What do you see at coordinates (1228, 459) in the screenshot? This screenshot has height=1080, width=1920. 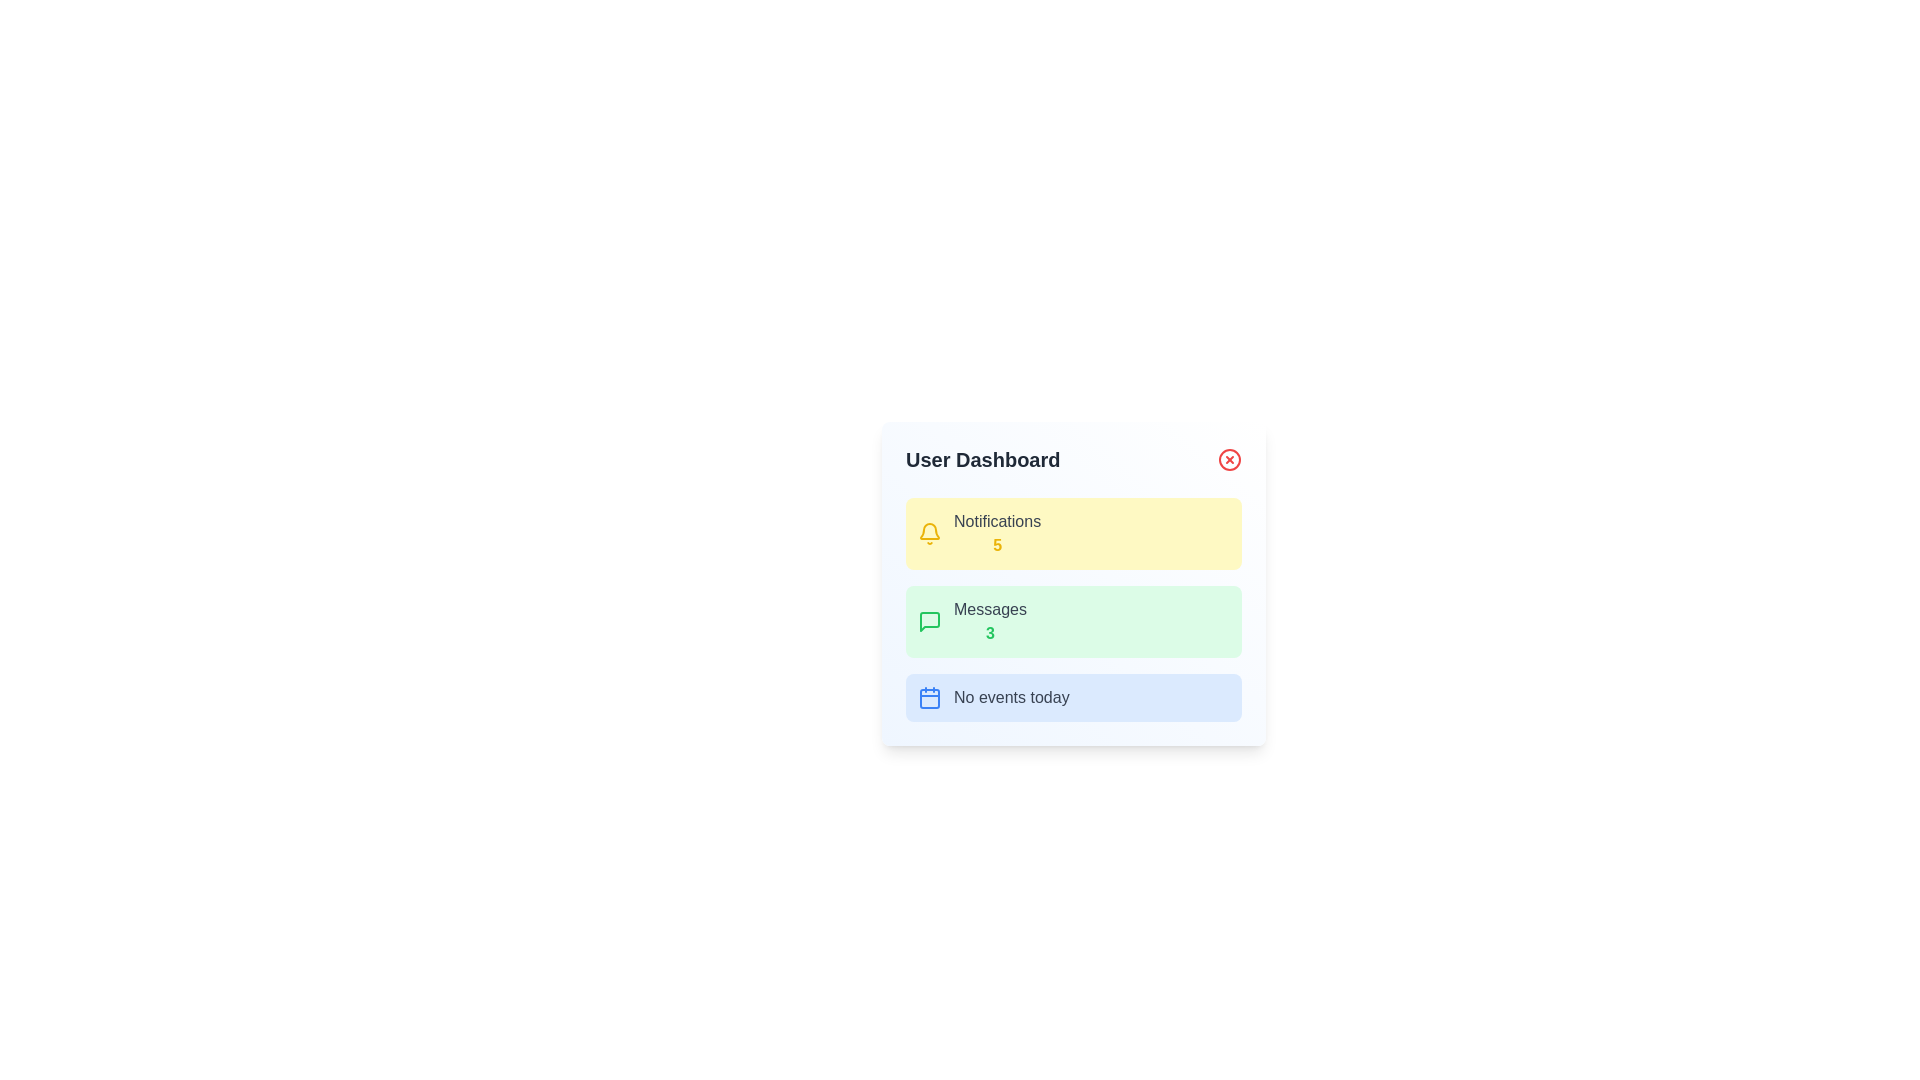 I see `the close button located at the far right of the header section titled 'User Dashboard'` at bounding box center [1228, 459].